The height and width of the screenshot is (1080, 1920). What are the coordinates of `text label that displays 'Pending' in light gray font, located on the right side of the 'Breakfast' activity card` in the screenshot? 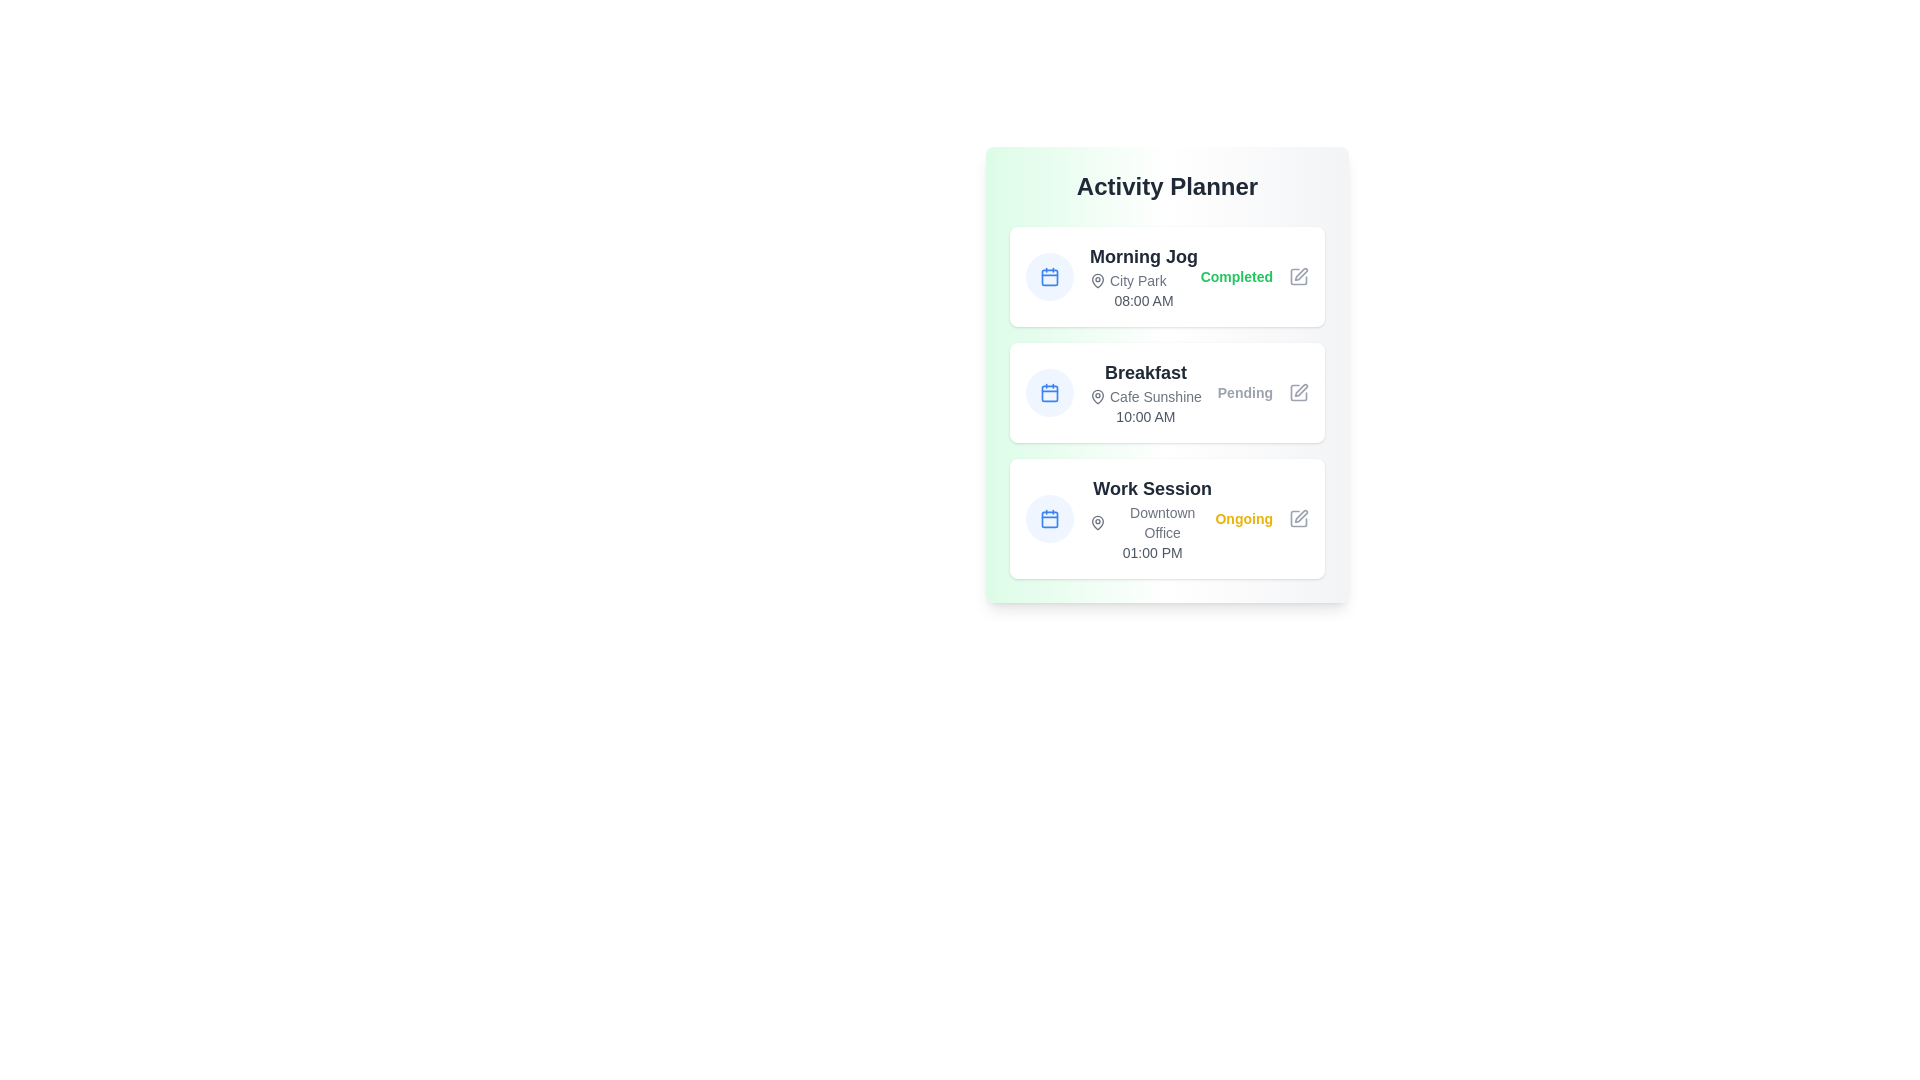 It's located at (1262, 393).